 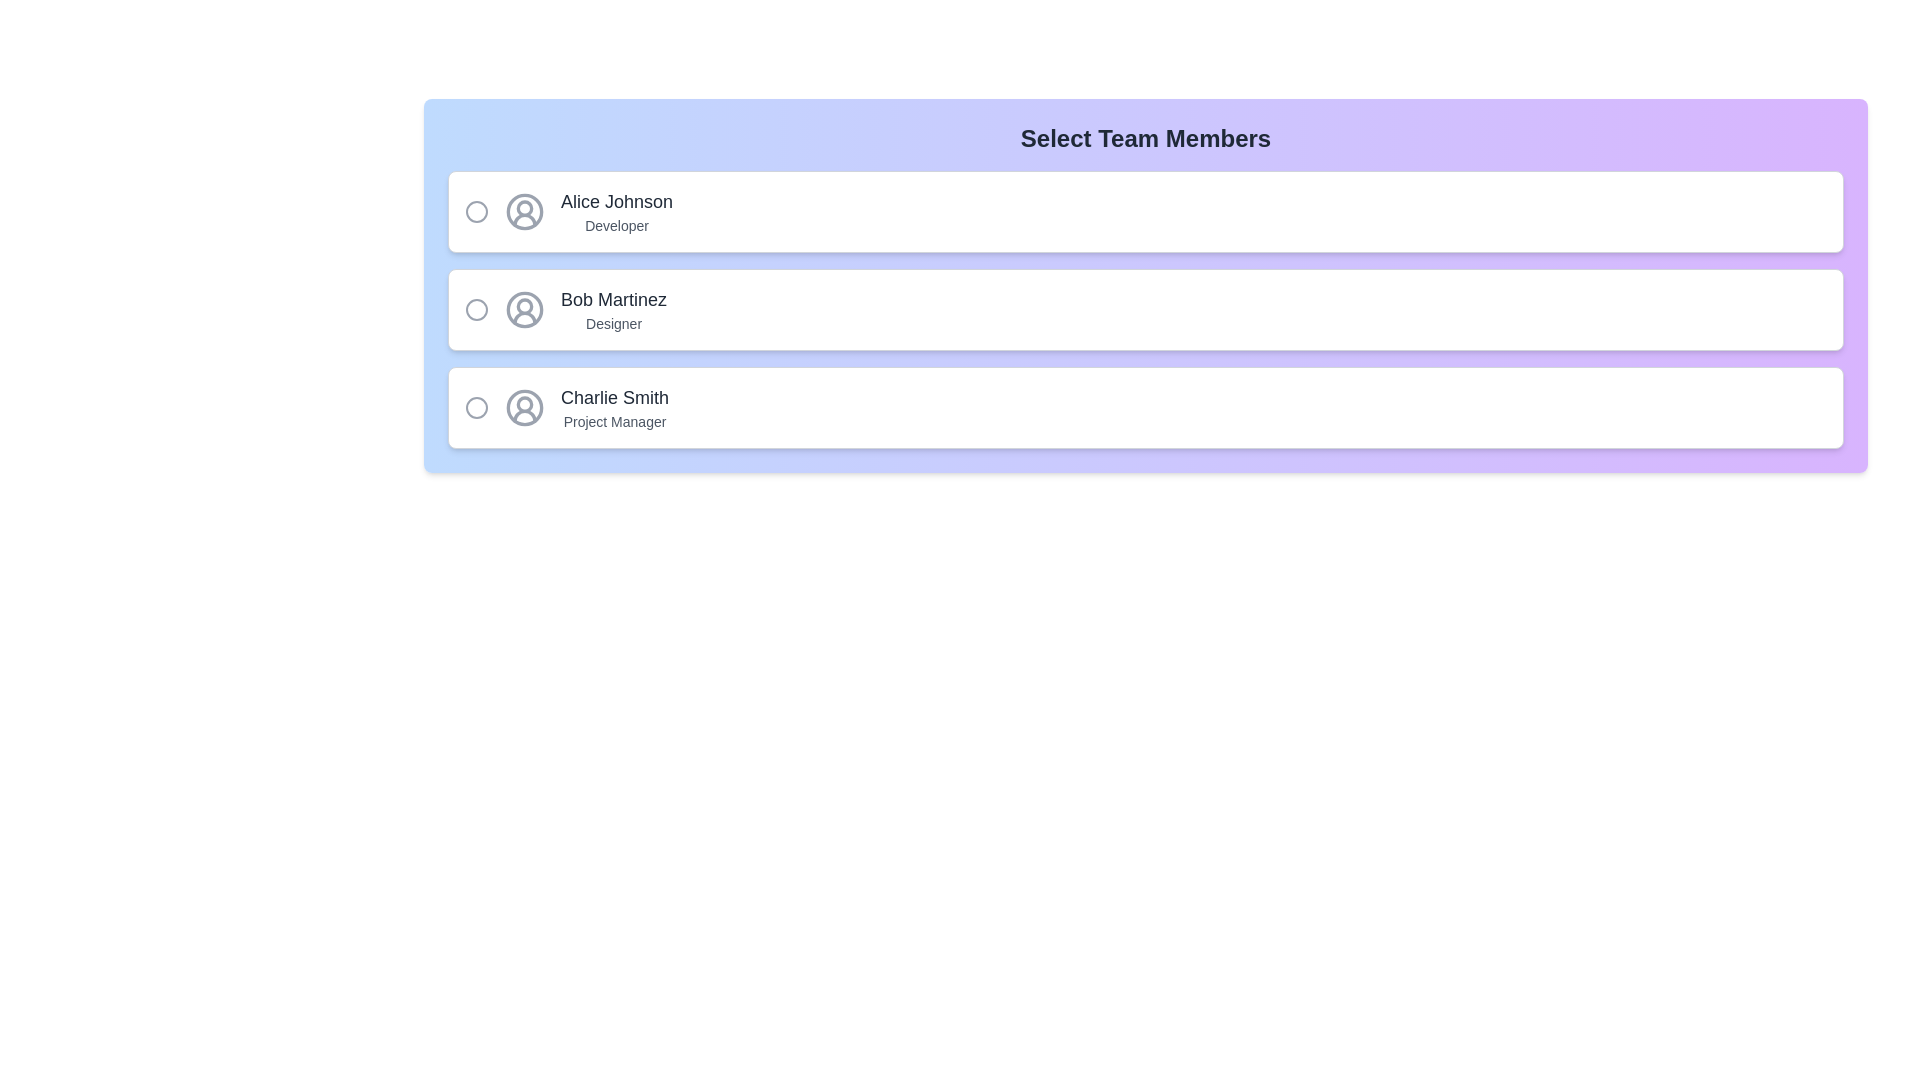 What do you see at coordinates (524, 208) in the screenshot?
I see `the small circular decorative shape within the user profile icon for 'Alice Johnson, Developer' in the 'Select Team Members' panel` at bounding box center [524, 208].